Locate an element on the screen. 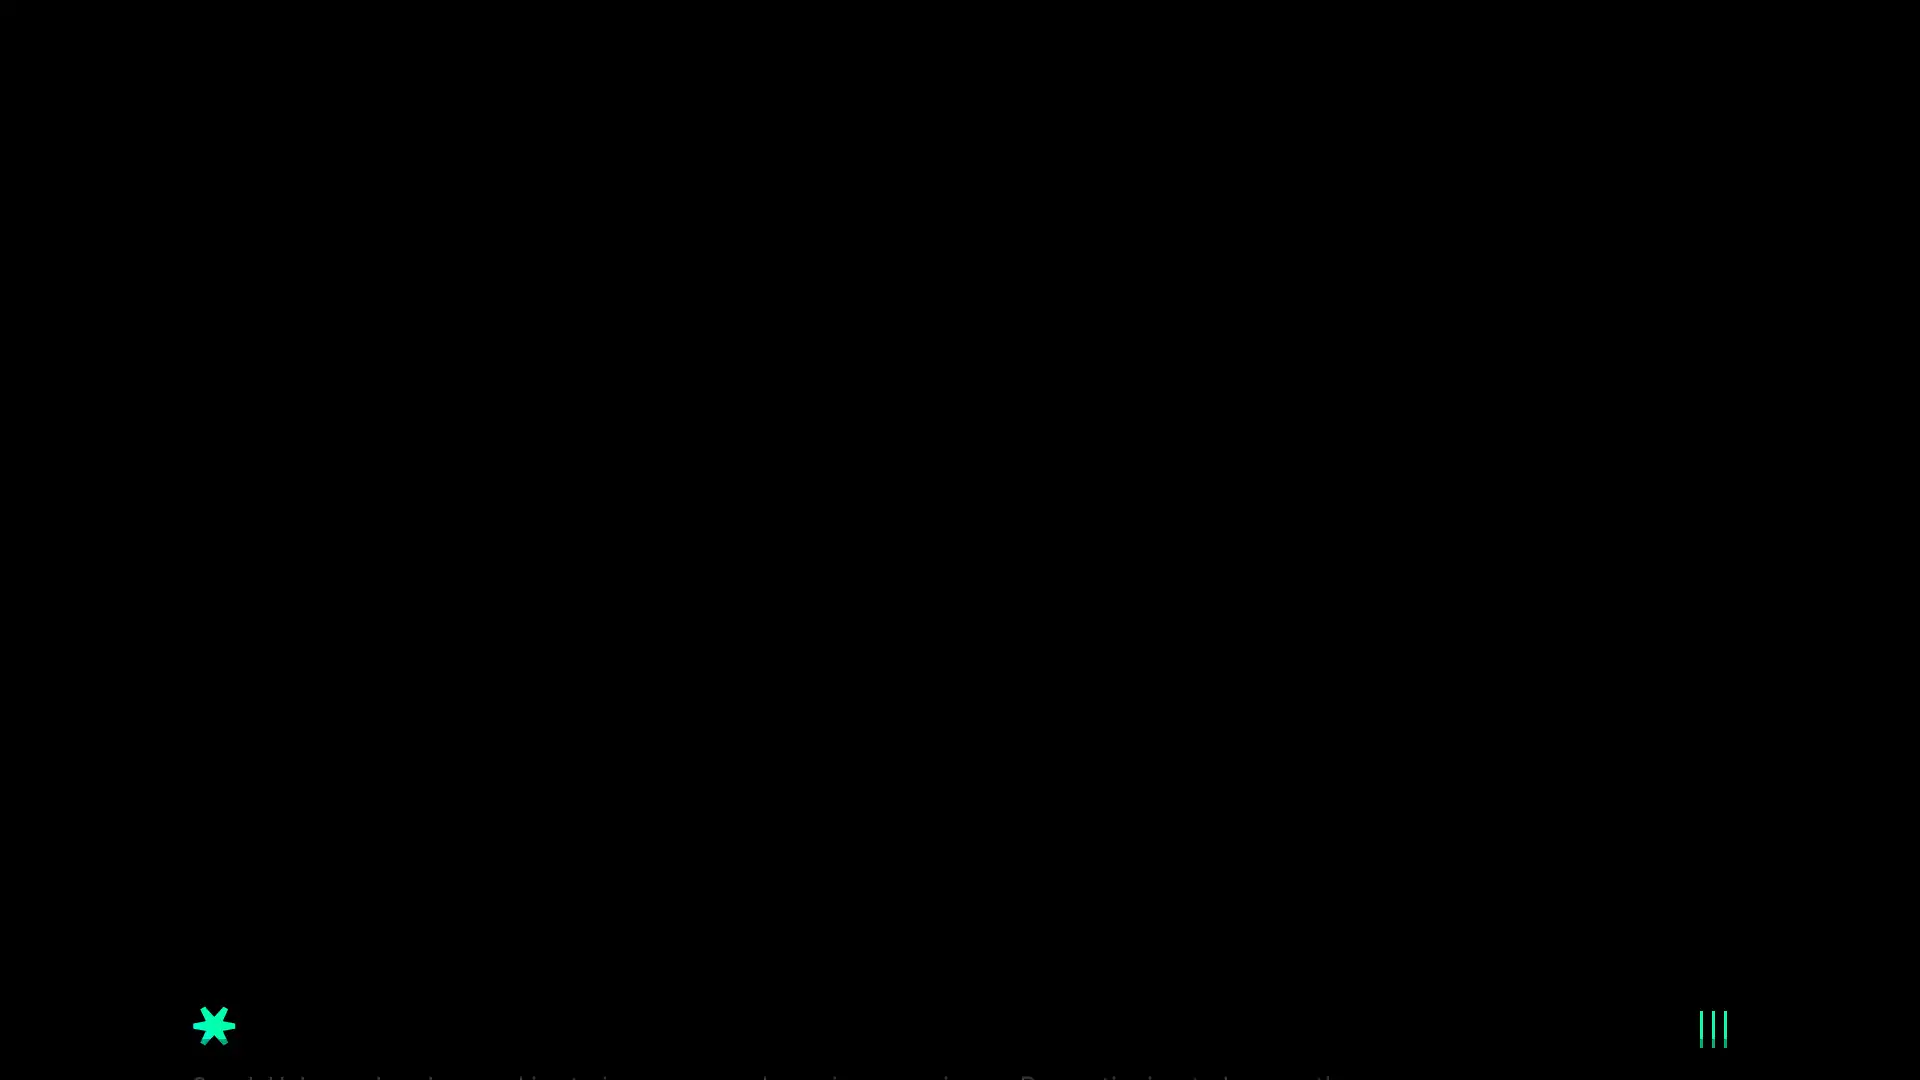 The height and width of the screenshot is (1080, 1920). Got it! is located at coordinates (1670, 1013).